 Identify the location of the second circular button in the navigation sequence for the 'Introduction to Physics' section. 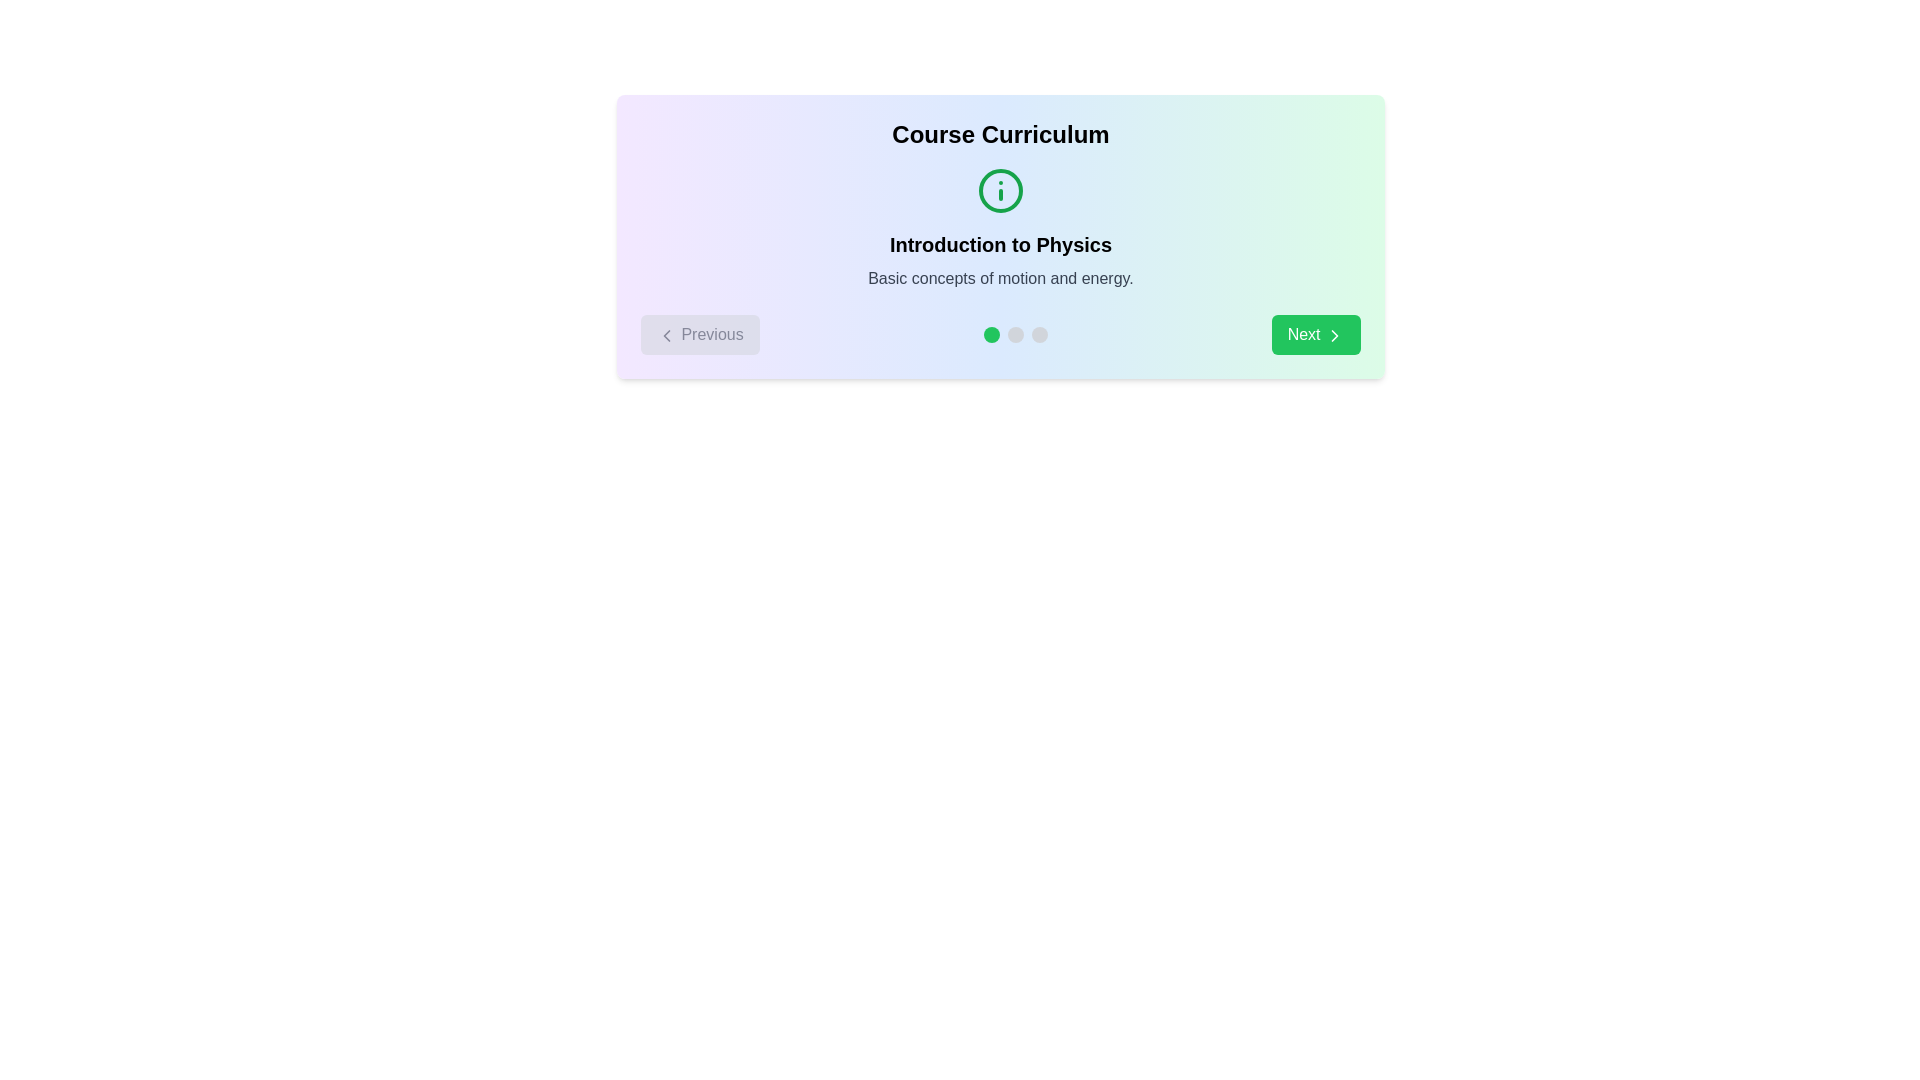
(1015, 334).